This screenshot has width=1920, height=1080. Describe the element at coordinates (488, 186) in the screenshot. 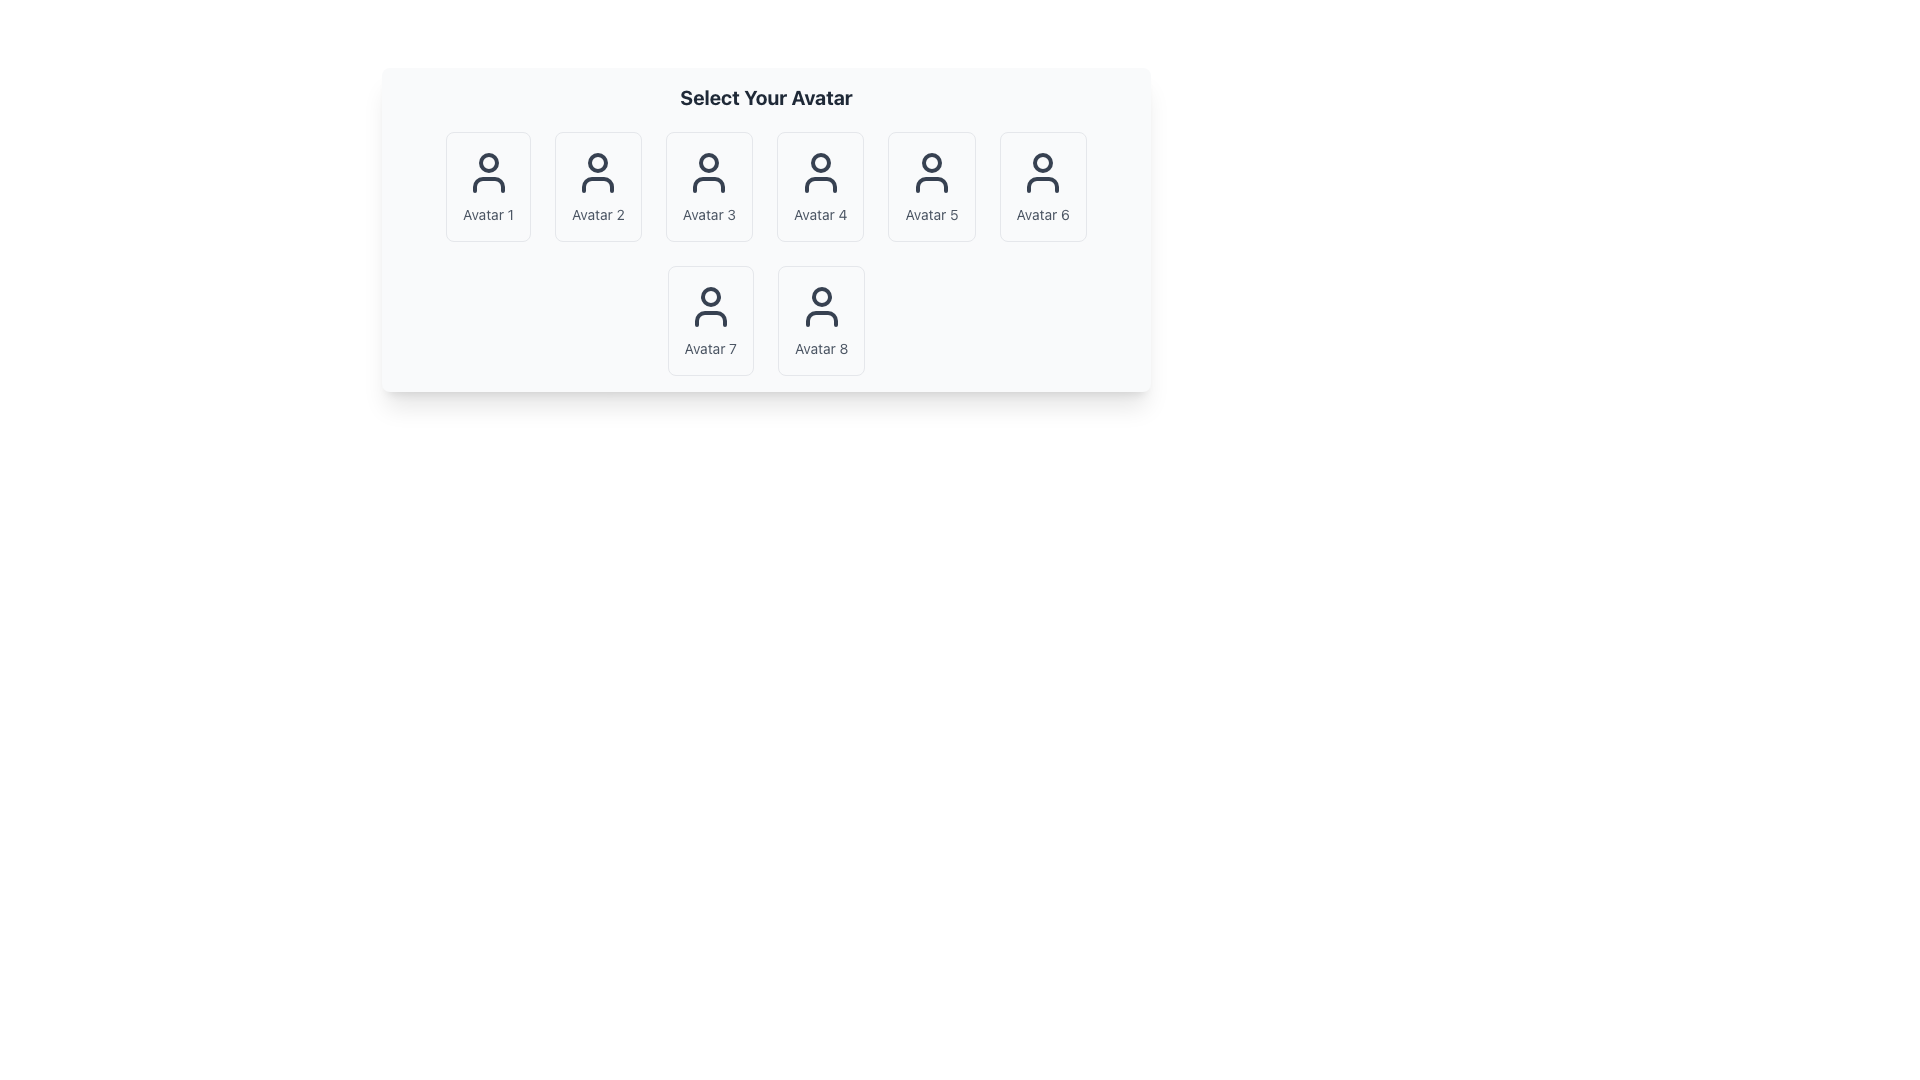

I see `the first interactive card or selectable avatar item, which features a circular user icon and the text 'Avatar 1' in a light gray font` at that location.